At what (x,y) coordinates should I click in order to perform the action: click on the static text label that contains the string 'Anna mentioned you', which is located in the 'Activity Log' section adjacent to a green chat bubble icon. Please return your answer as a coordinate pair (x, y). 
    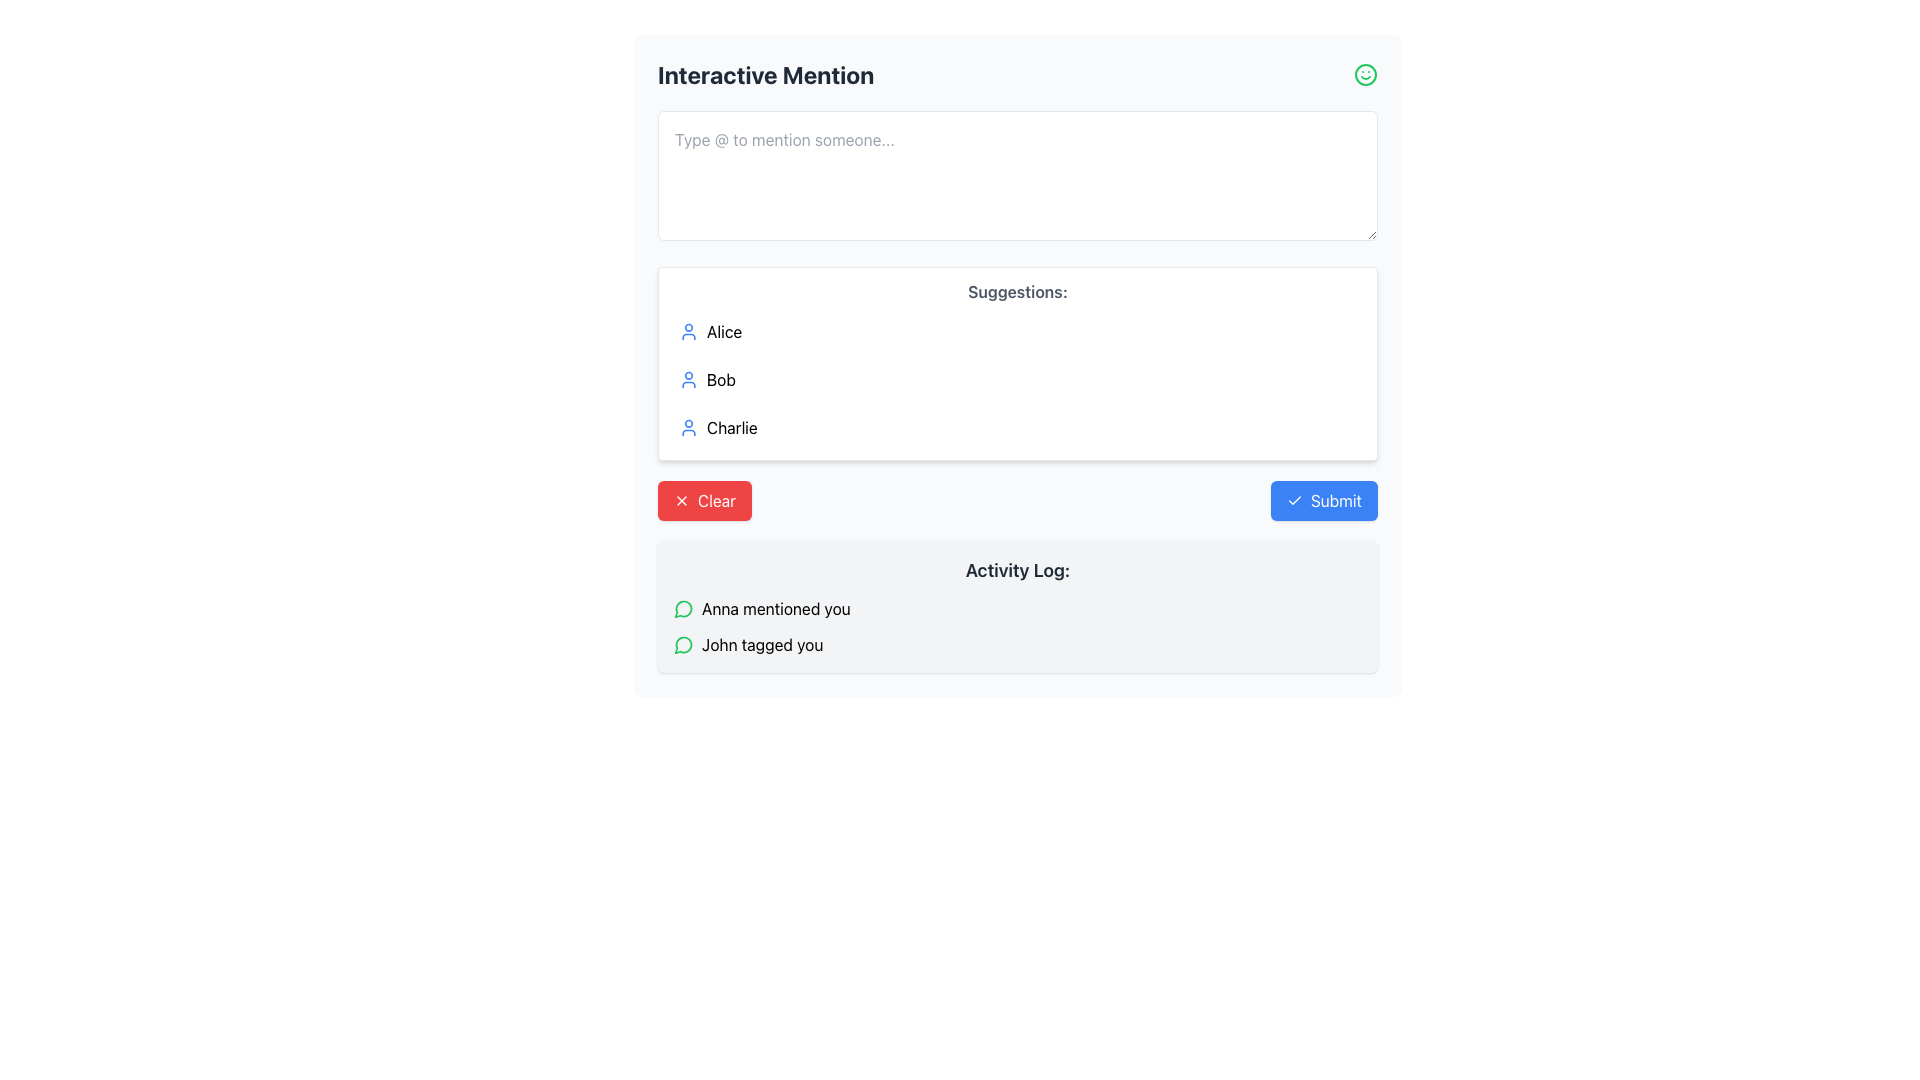
    Looking at the image, I should click on (775, 608).